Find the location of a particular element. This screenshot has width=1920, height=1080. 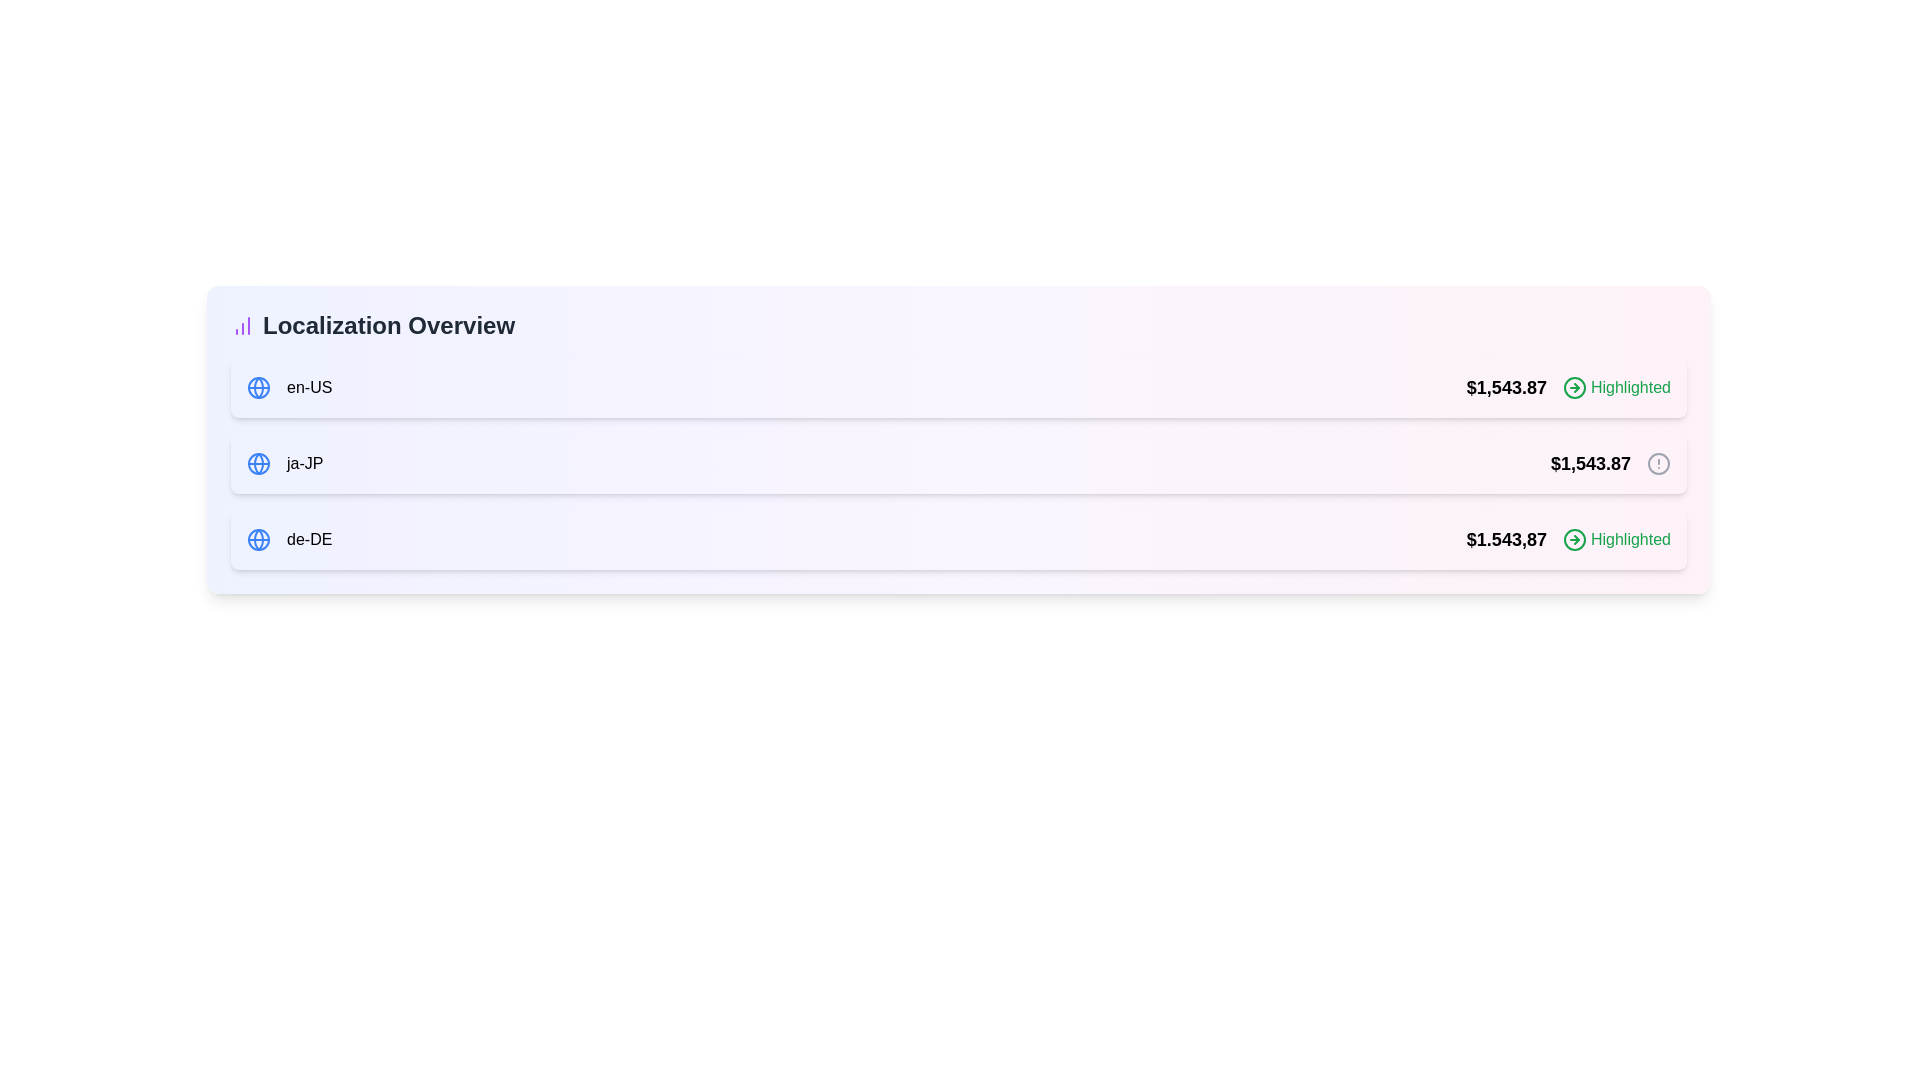

the Text label displaying '$1,543.87' with a green 'Highlighted' label and right arrow icon, located in the third row adjacent to the 'de-DE' label is located at coordinates (1567, 540).